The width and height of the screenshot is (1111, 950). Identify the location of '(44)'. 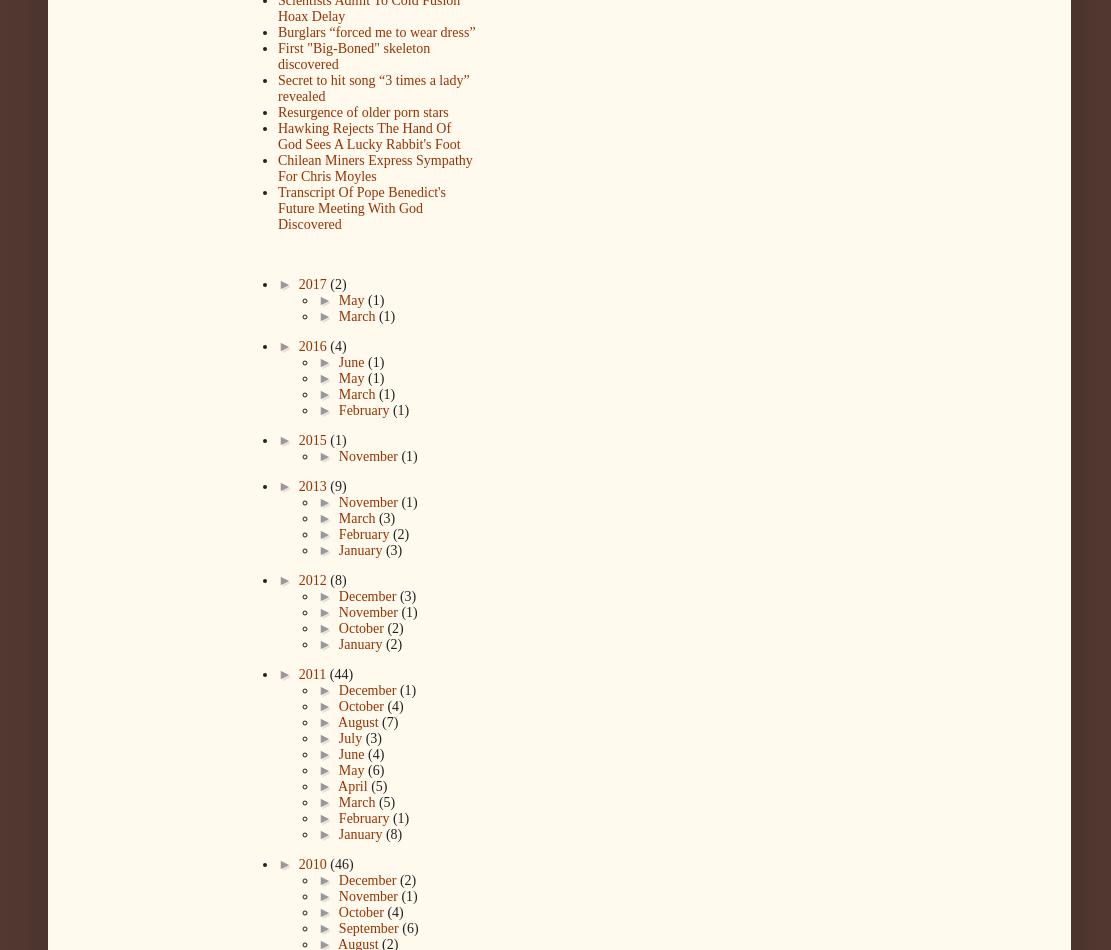
(339, 674).